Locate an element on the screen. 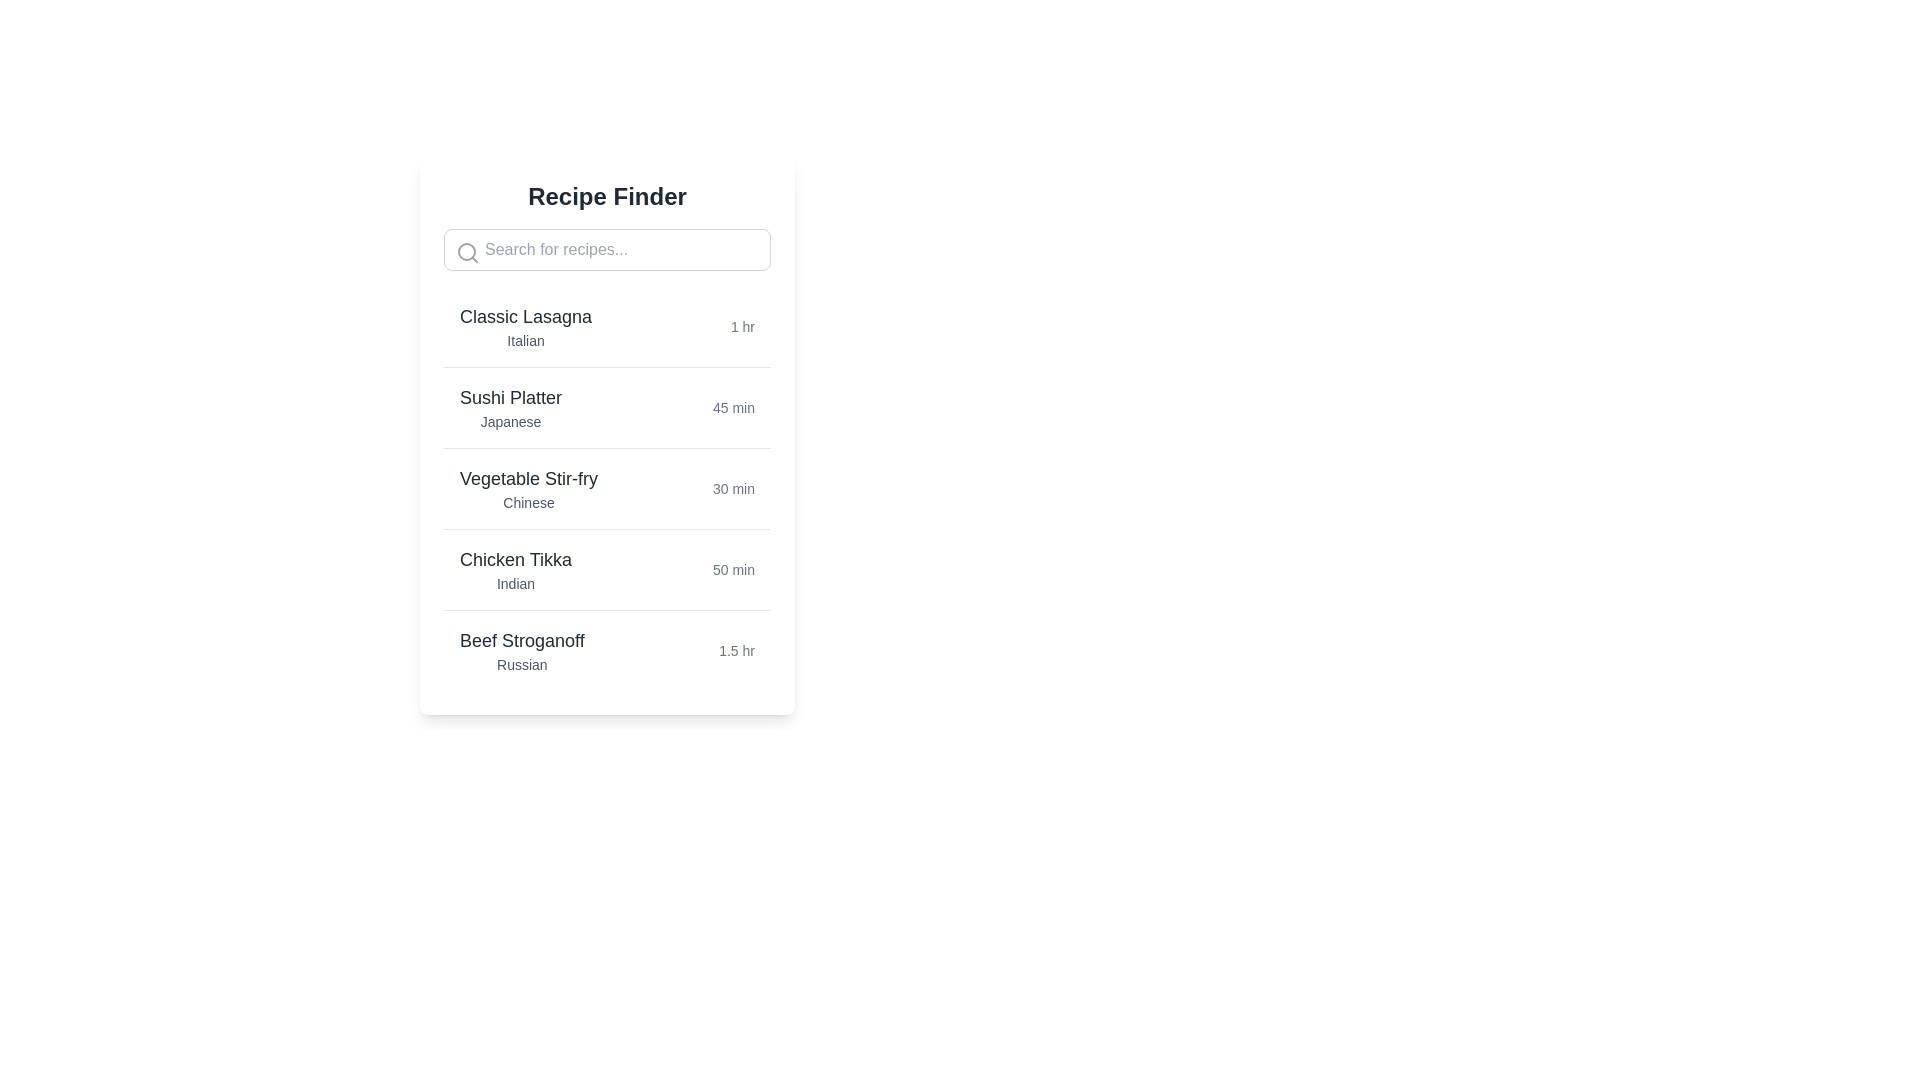  the 'Beef Stroganoff' label is located at coordinates (522, 640).